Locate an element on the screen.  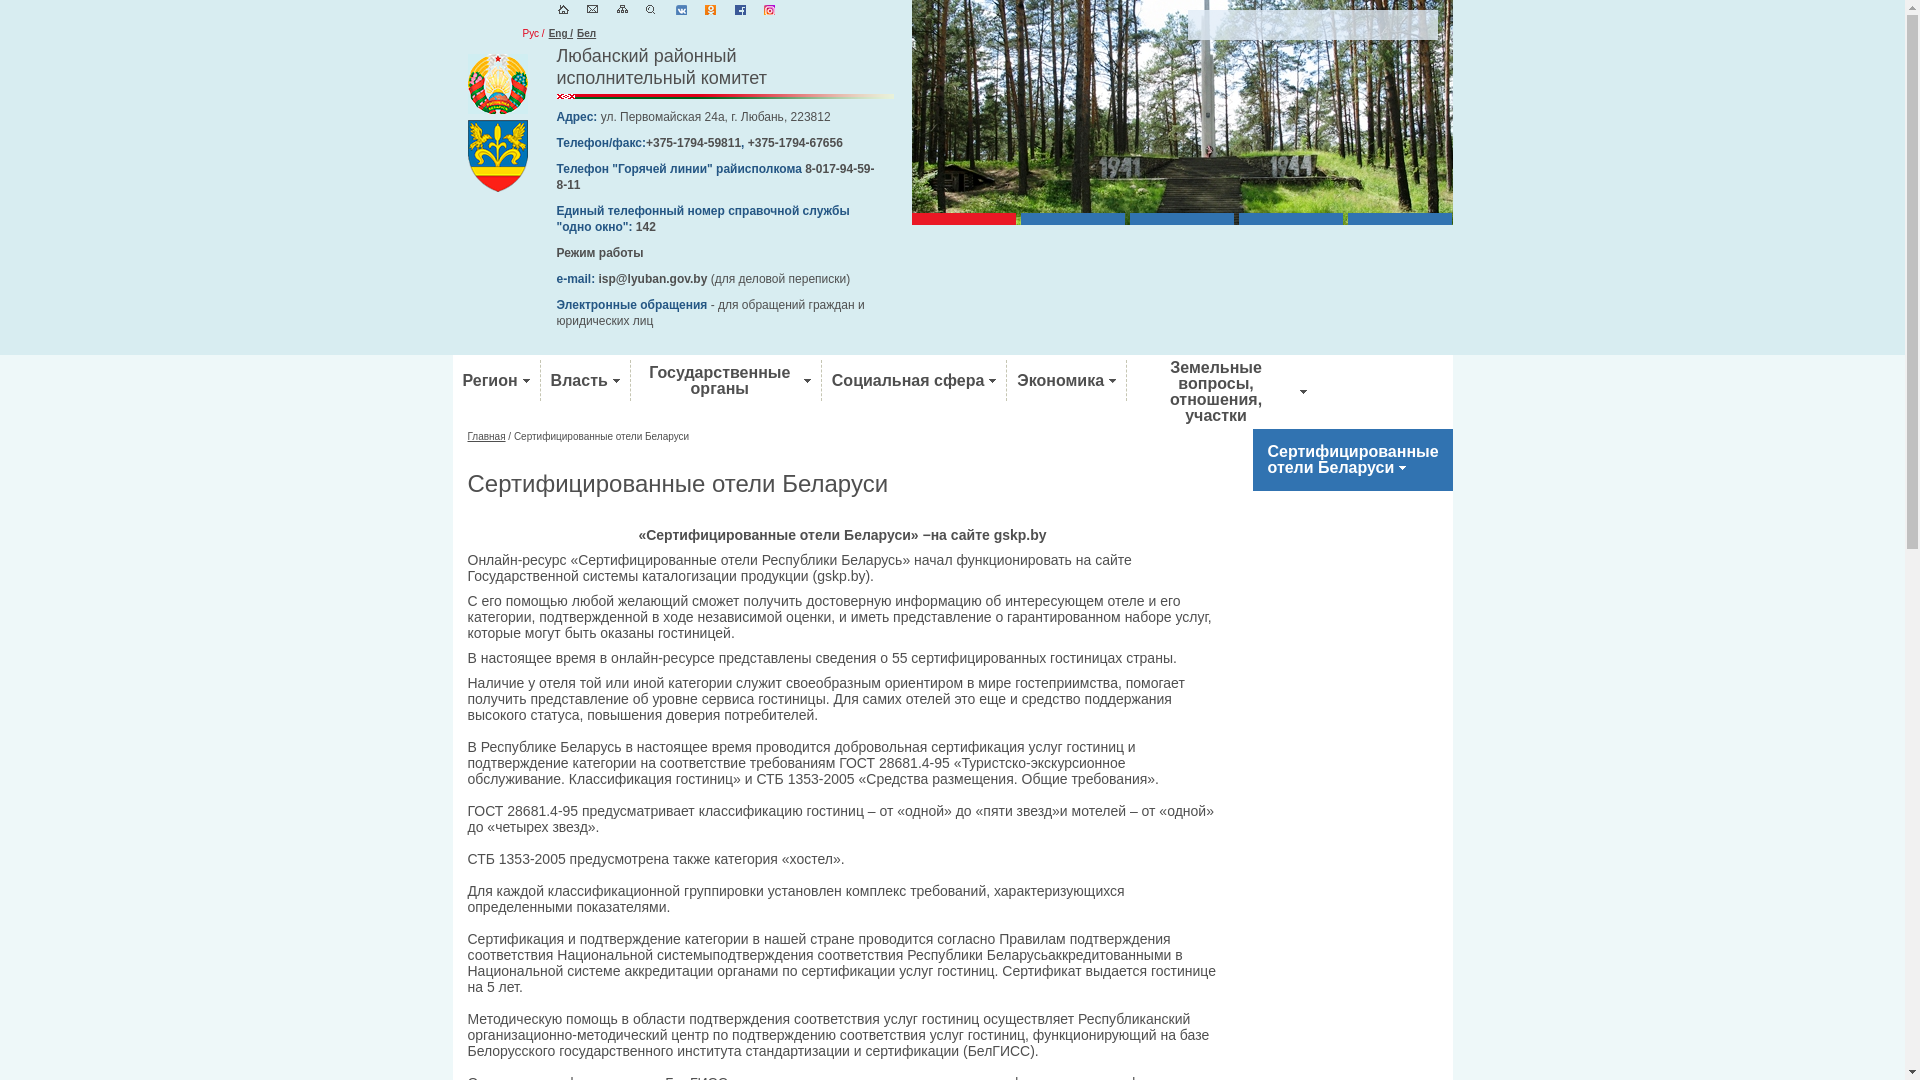
'142' is located at coordinates (646, 226).